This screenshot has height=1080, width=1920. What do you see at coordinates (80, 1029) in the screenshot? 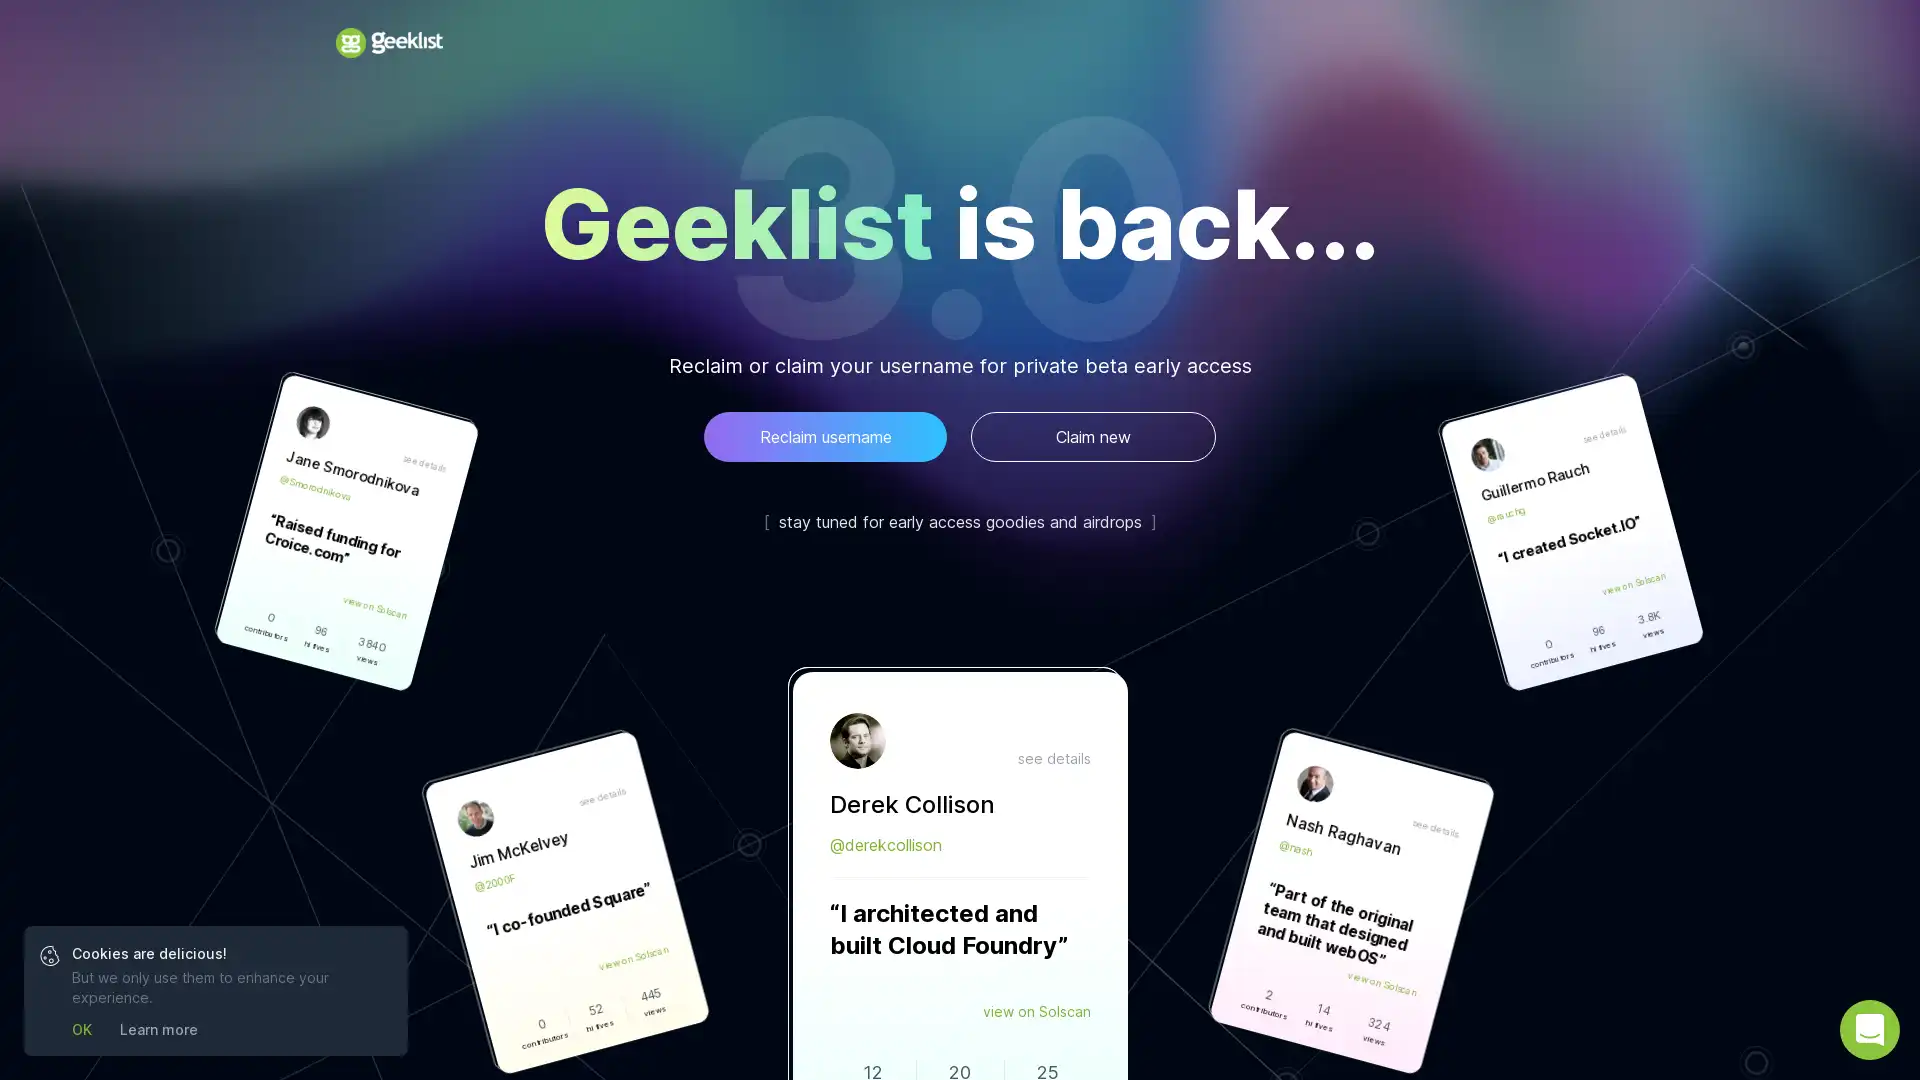
I see `OK` at bounding box center [80, 1029].